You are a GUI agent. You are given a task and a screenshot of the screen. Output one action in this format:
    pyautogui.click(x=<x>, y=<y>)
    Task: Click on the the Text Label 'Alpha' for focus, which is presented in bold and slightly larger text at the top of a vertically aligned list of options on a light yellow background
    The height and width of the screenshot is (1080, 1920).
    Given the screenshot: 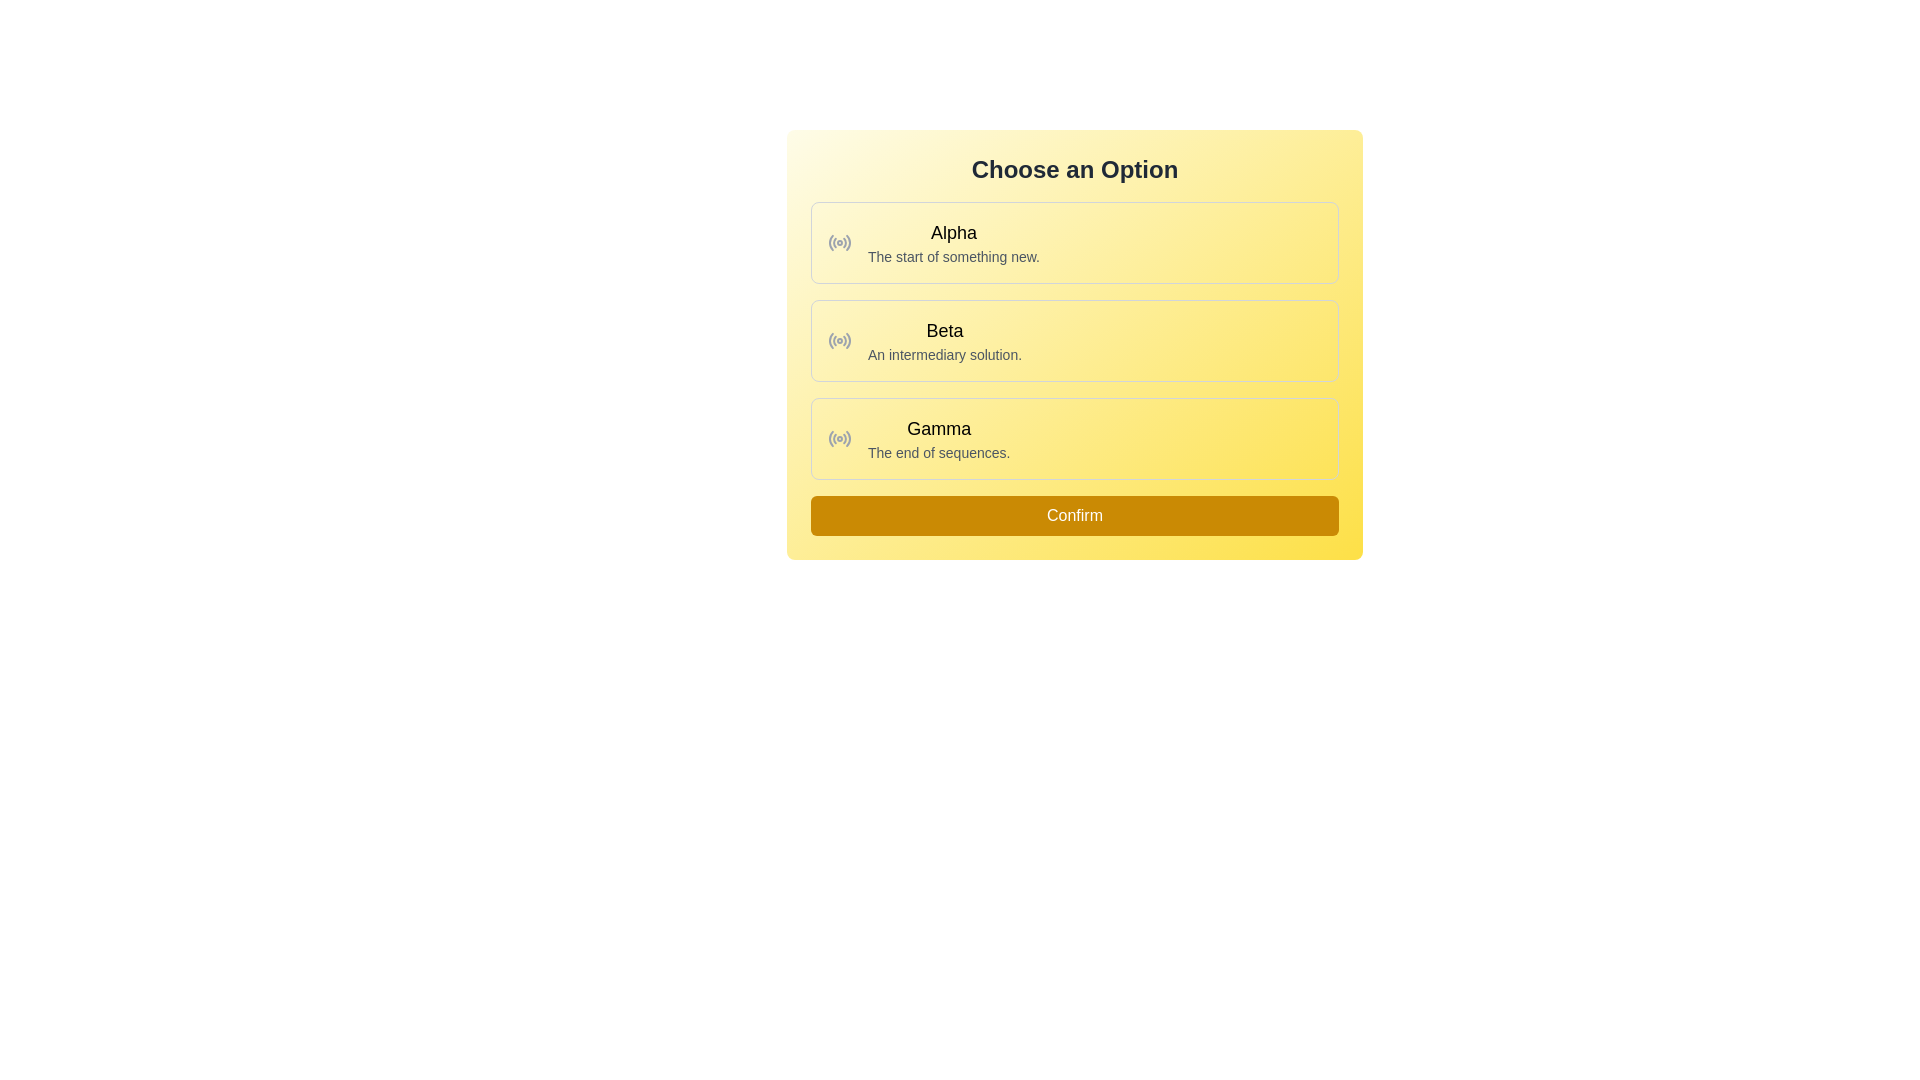 What is the action you would take?
    pyautogui.click(x=953, y=231)
    